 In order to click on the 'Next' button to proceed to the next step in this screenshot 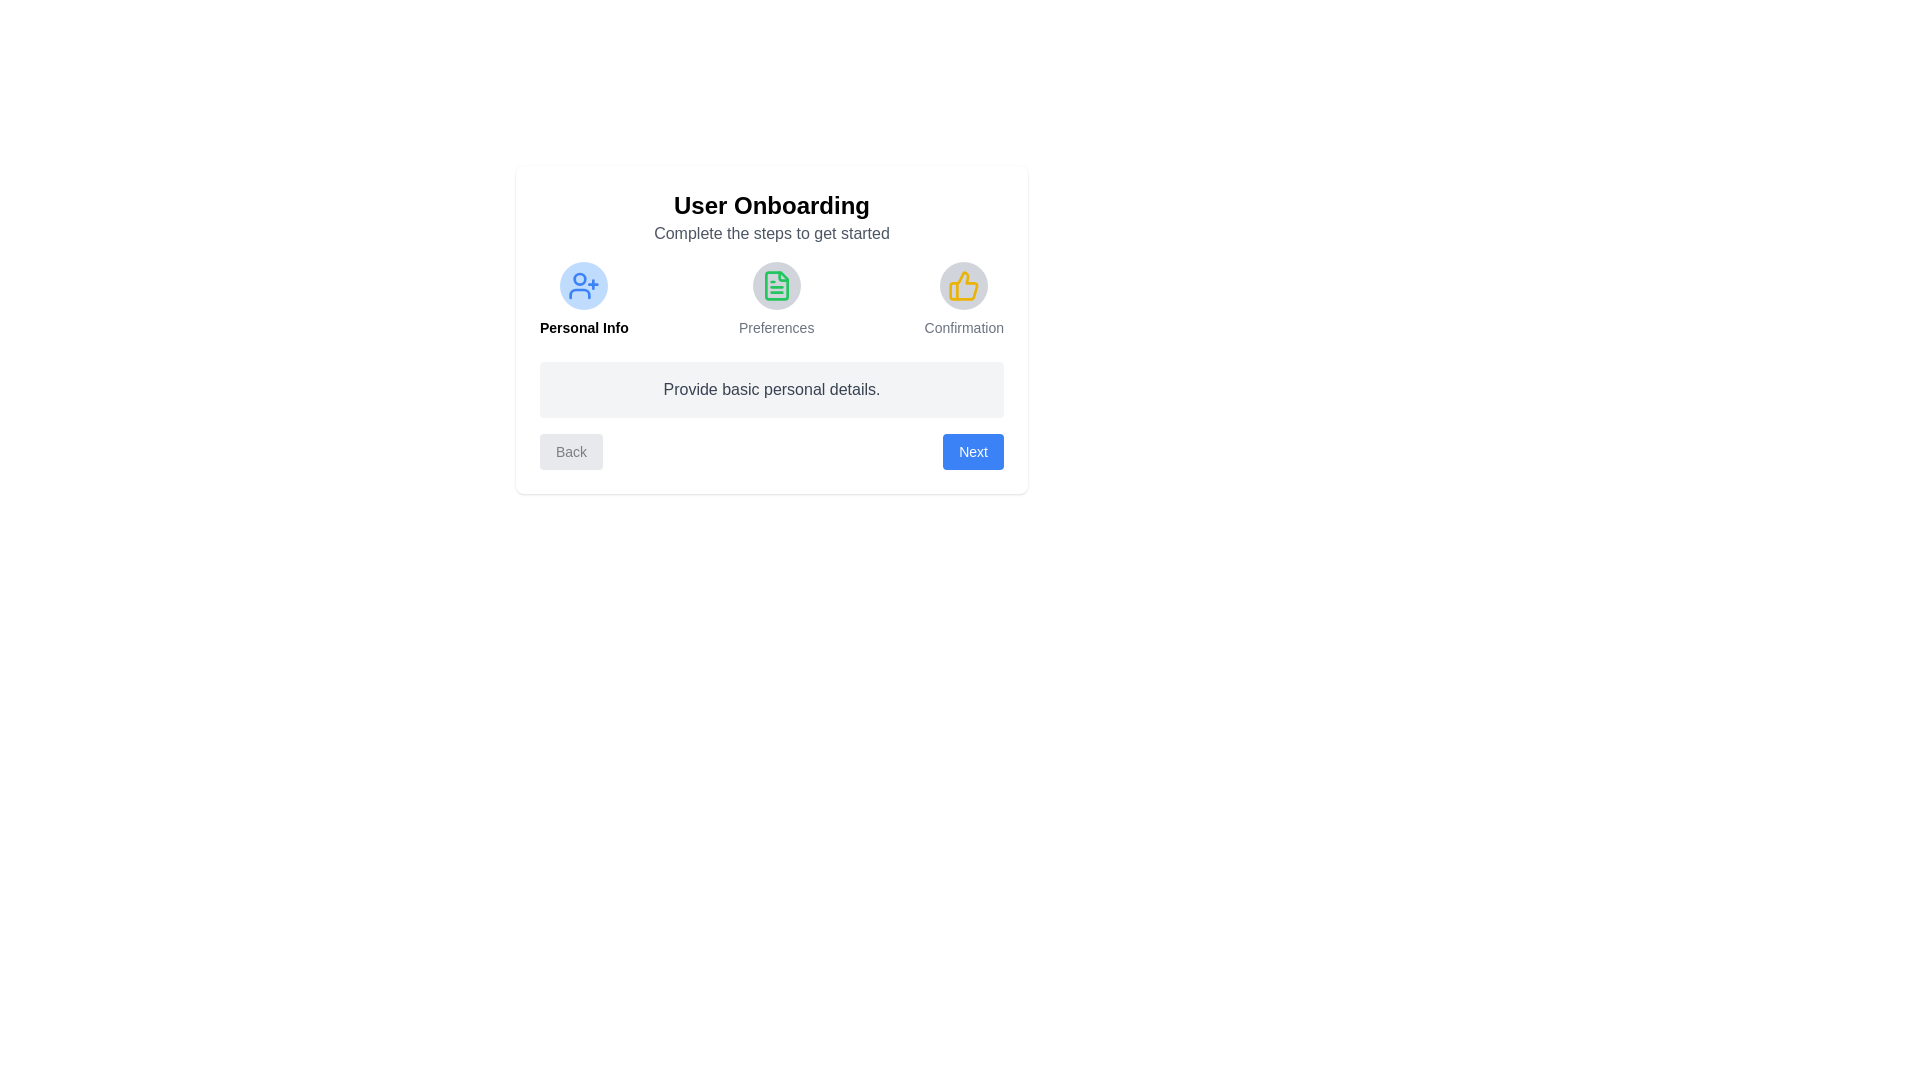, I will do `click(973, 451)`.